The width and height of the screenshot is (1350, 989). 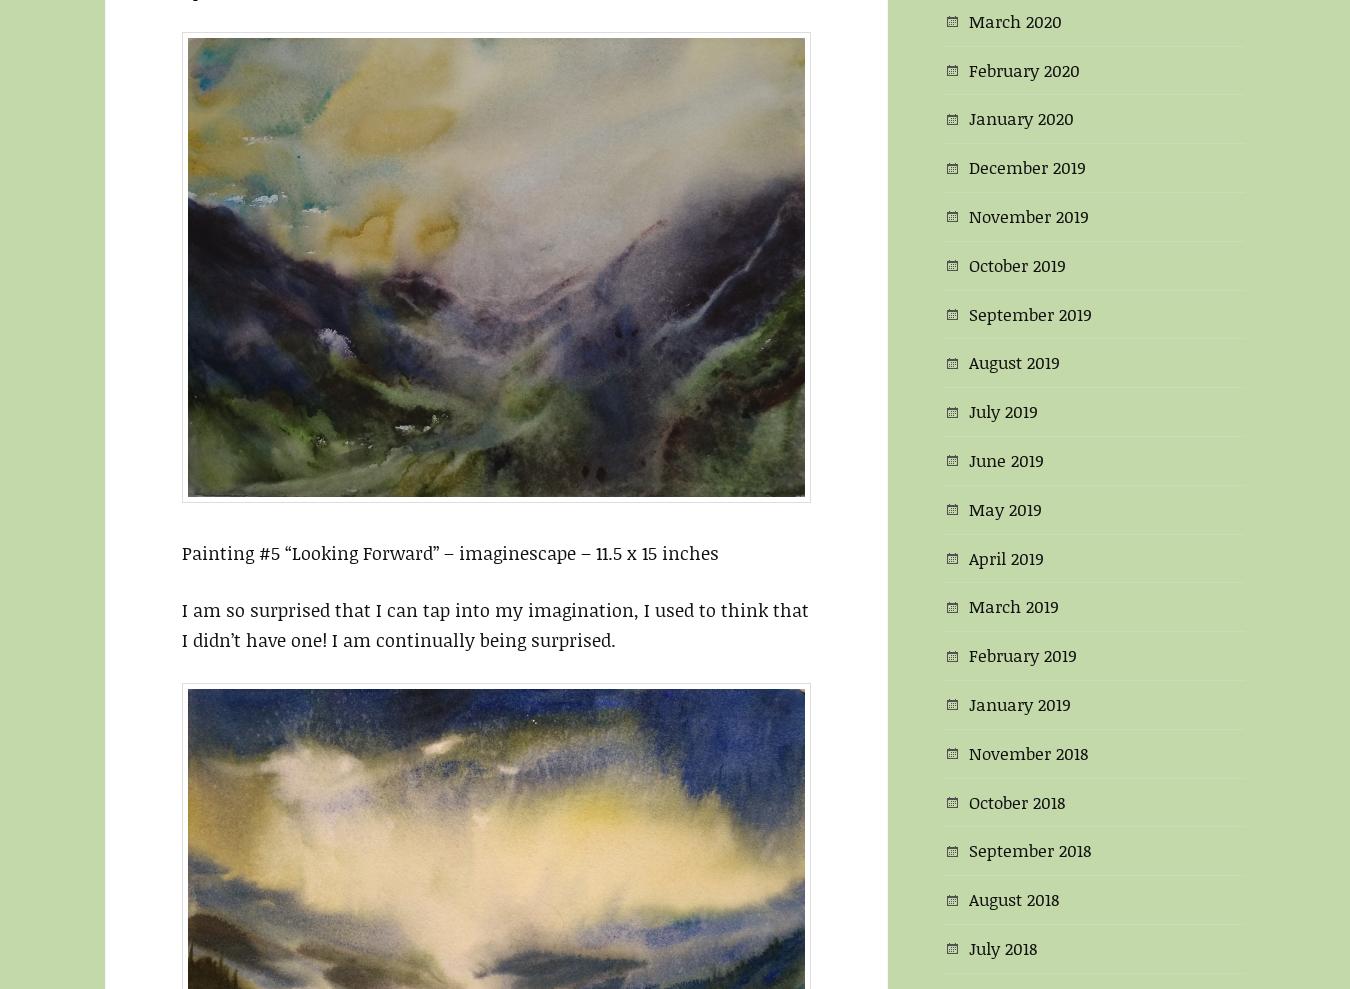 What do you see at coordinates (1013, 605) in the screenshot?
I see `'March 2019'` at bounding box center [1013, 605].